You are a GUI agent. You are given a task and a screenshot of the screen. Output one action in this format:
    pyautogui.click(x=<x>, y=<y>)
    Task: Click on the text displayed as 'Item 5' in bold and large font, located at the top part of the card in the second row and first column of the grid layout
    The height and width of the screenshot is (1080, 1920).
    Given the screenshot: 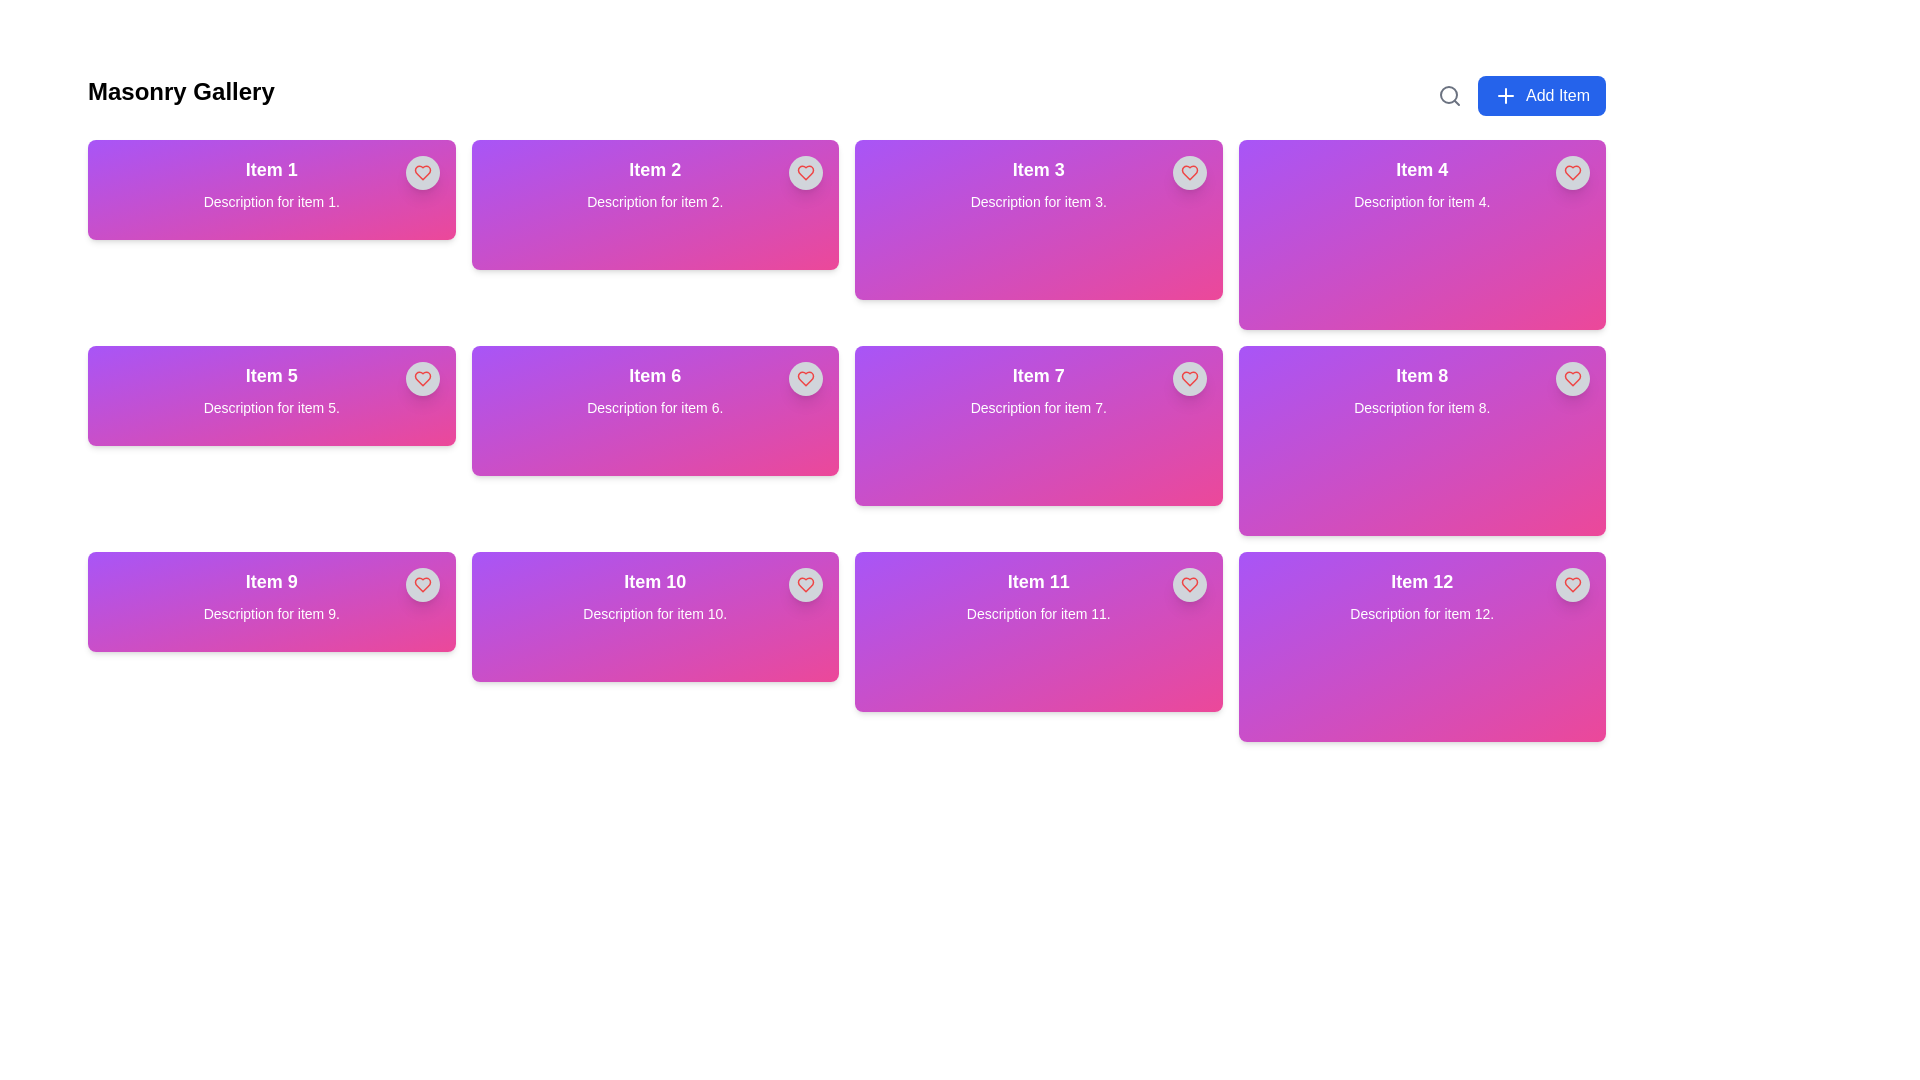 What is the action you would take?
    pyautogui.click(x=270, y=375)
    